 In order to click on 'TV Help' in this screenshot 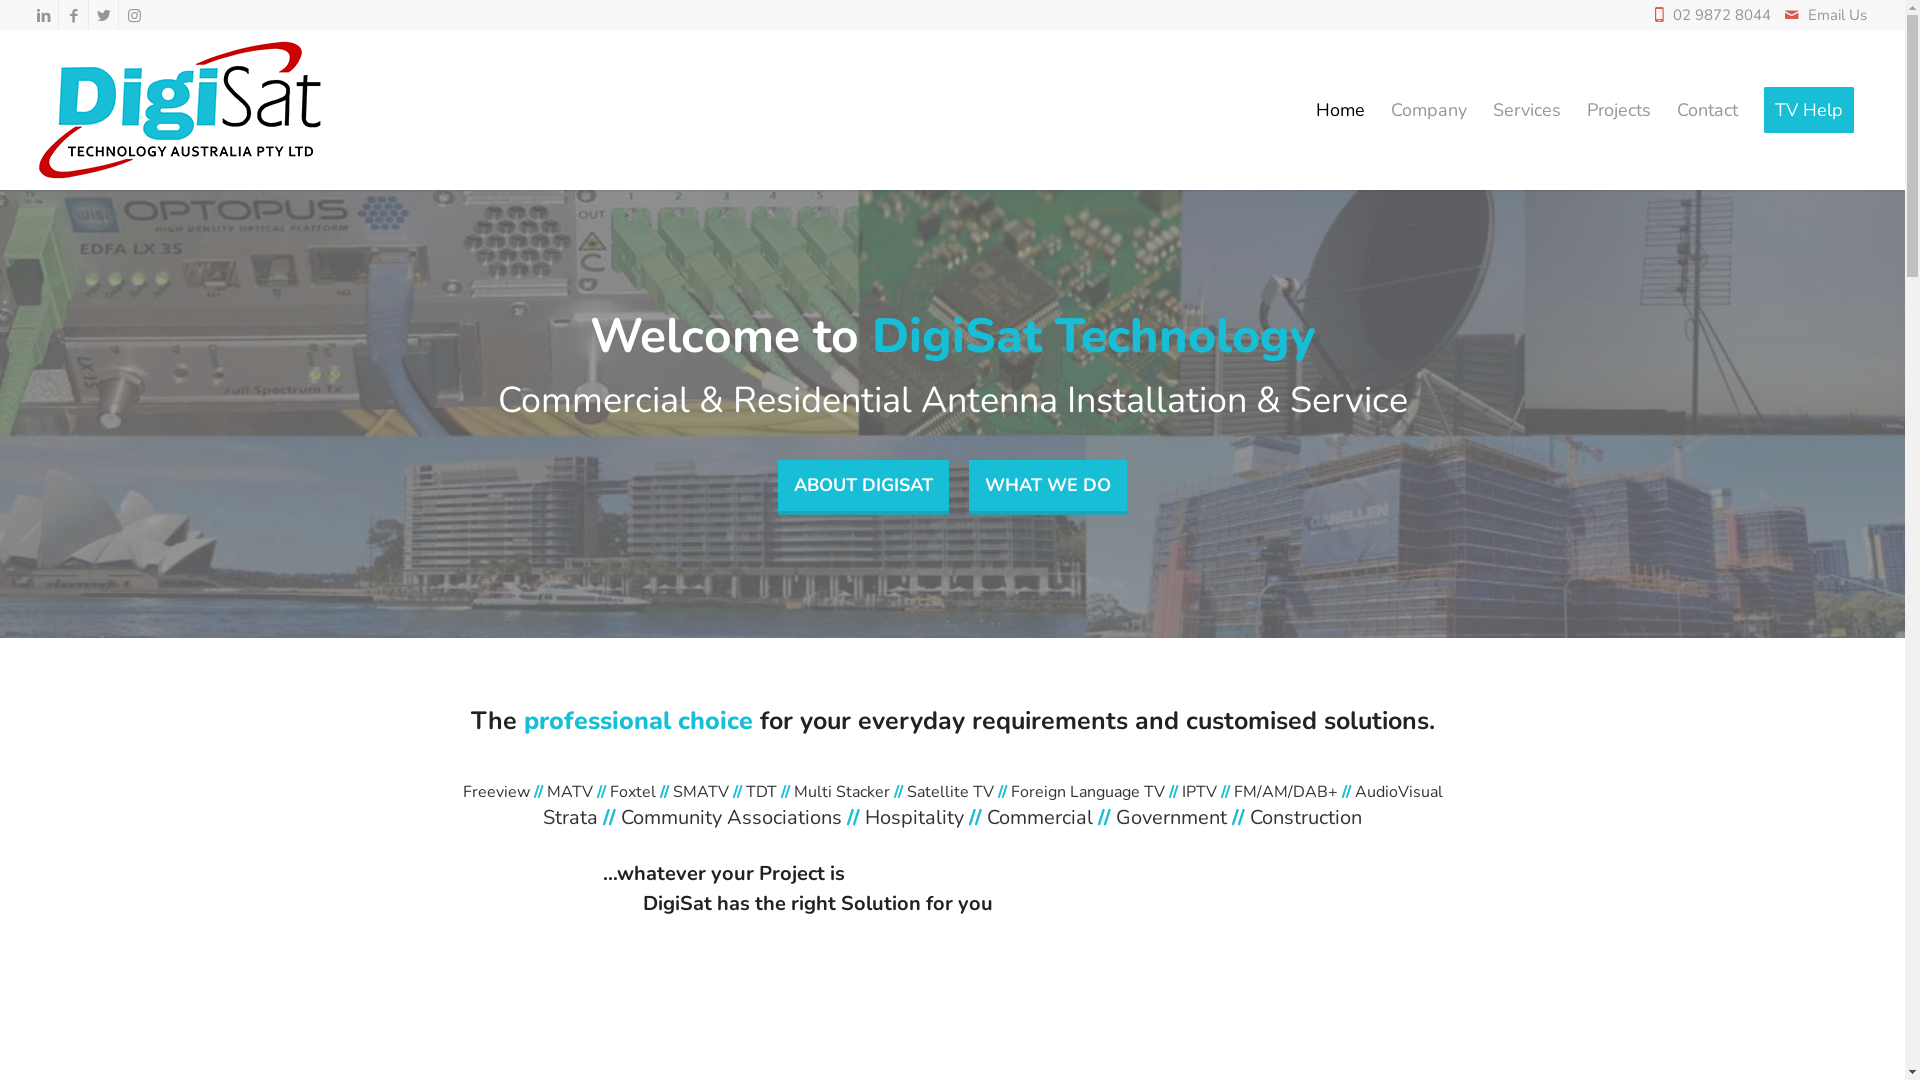, I will do `click(1809, 110)`.